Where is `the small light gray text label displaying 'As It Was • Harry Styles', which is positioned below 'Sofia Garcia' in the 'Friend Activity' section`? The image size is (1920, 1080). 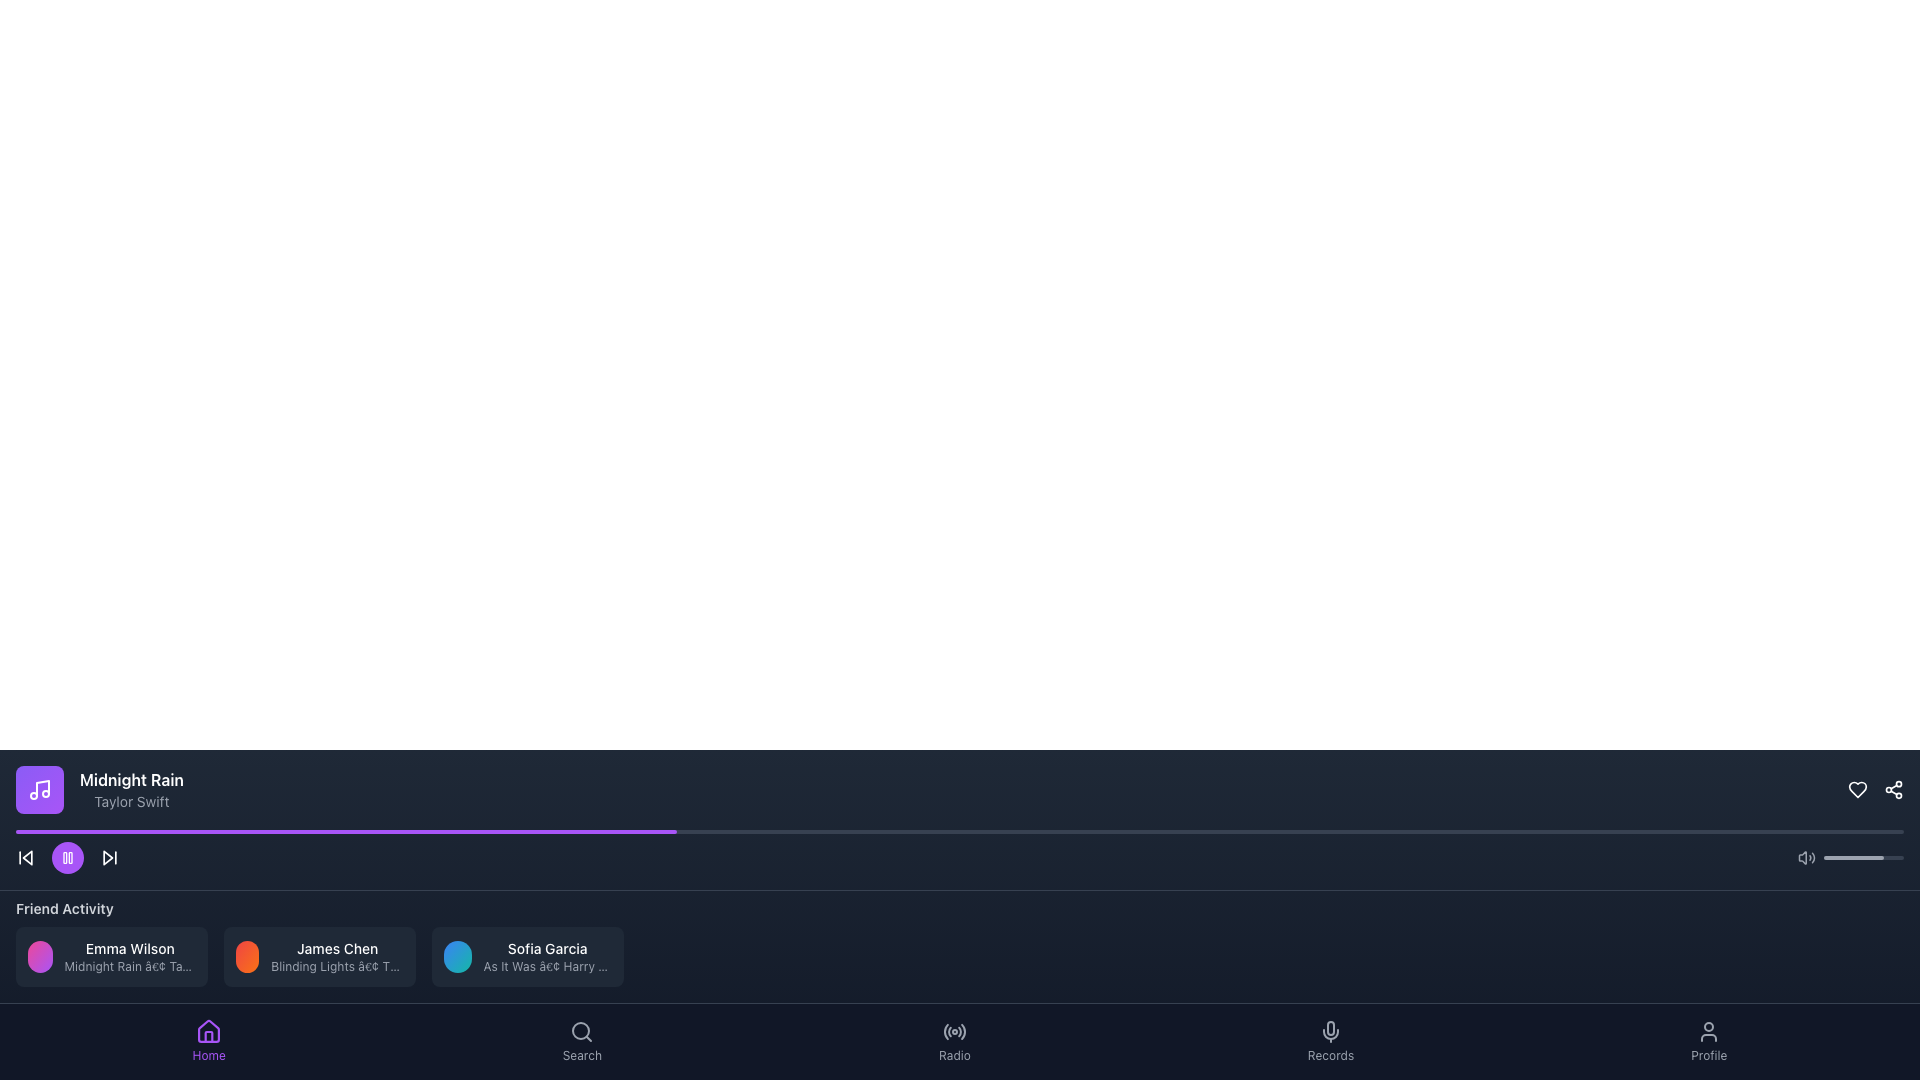
the small light gray text label displaying 'As It Was • Harry Styles', which is positioned below 'Sofia Garcia' in the 'Friend Activity' section is located at coordinates (547, 966).